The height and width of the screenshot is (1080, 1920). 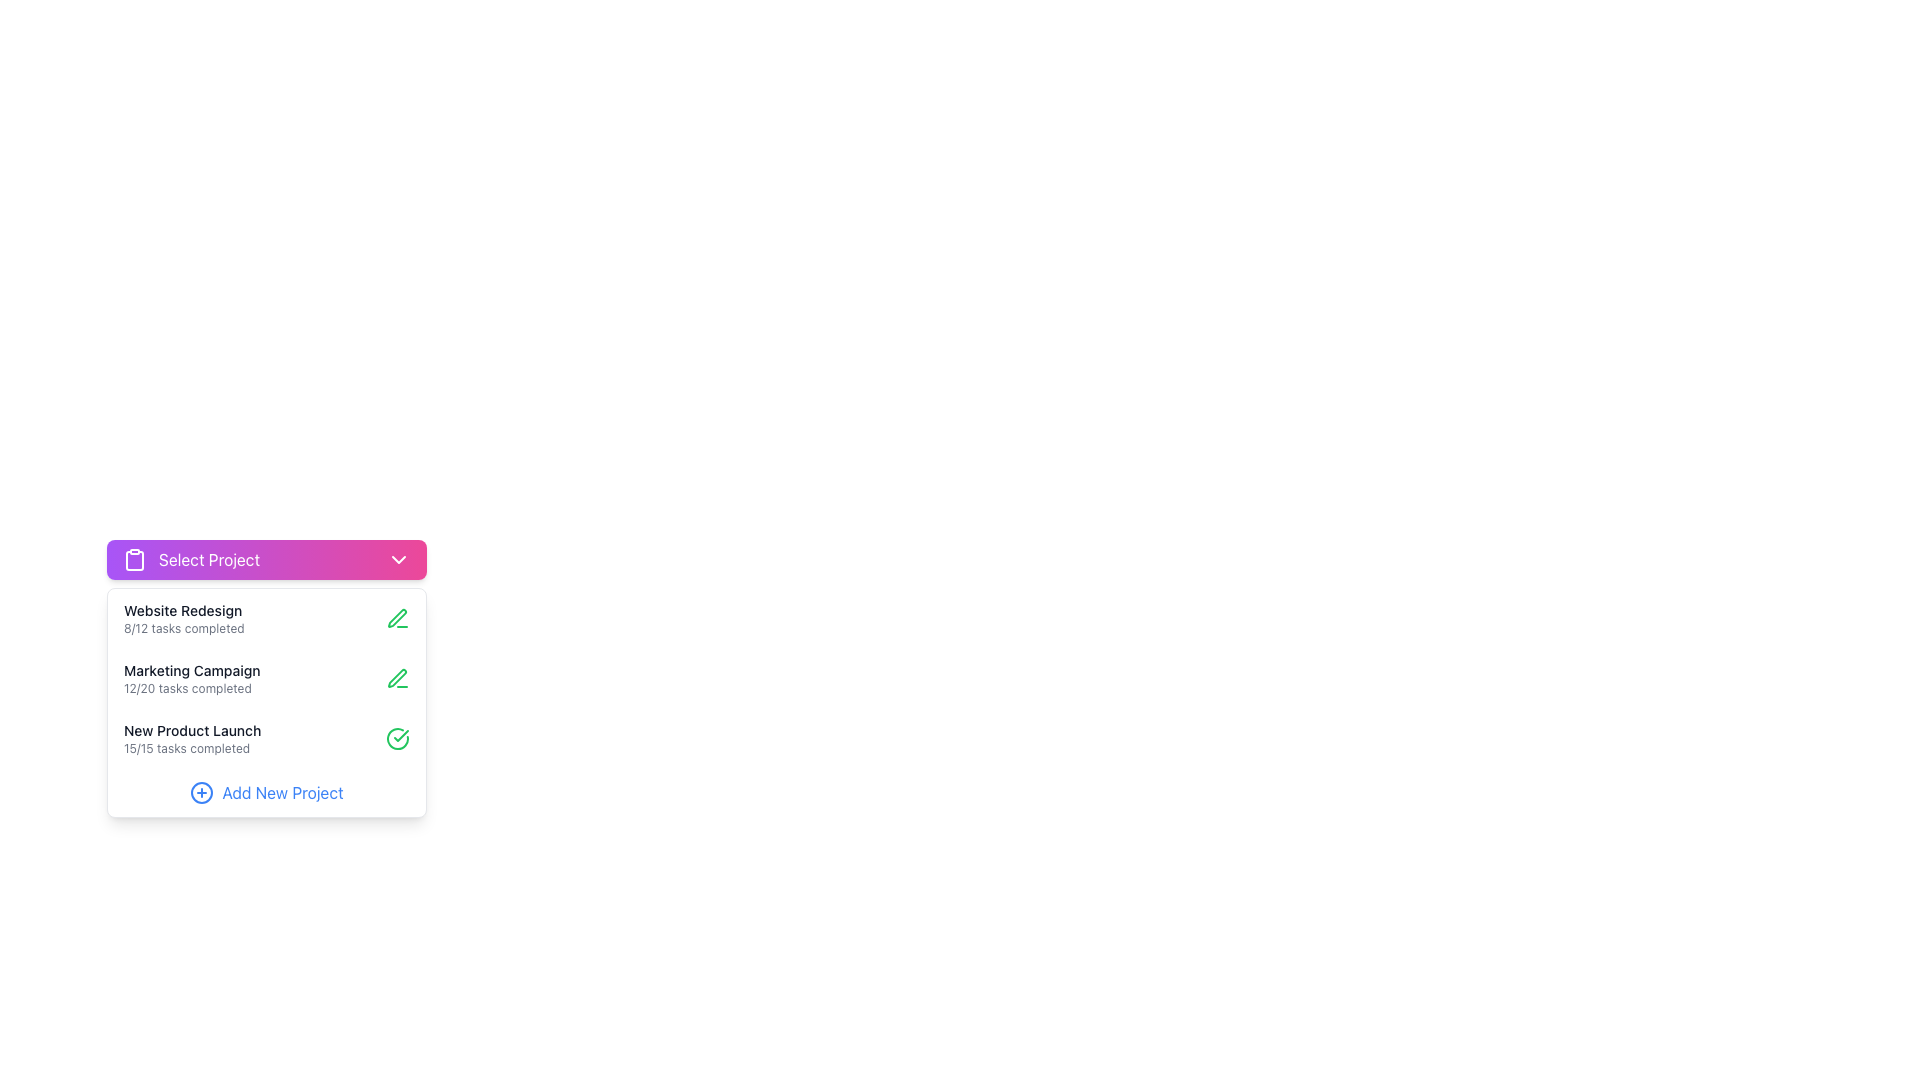 What do you see at coordinates (184, 617) in the screenshot?
I see `the textual display component that shows the project's title 'Website Redesign' and its progress status '8/12 tasks completed'` at bounding box center [184, 617].